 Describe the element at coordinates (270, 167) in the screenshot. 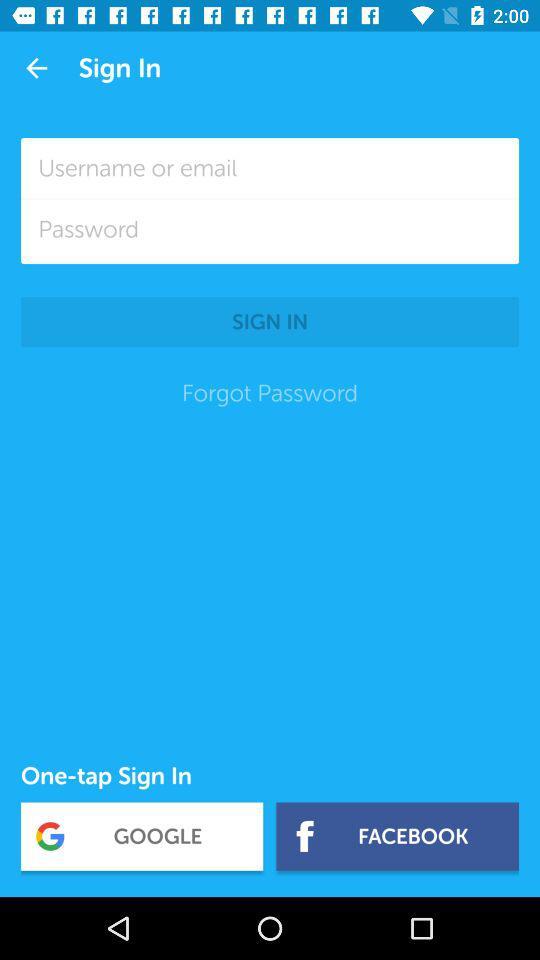

I see `username or email input box` at that location.